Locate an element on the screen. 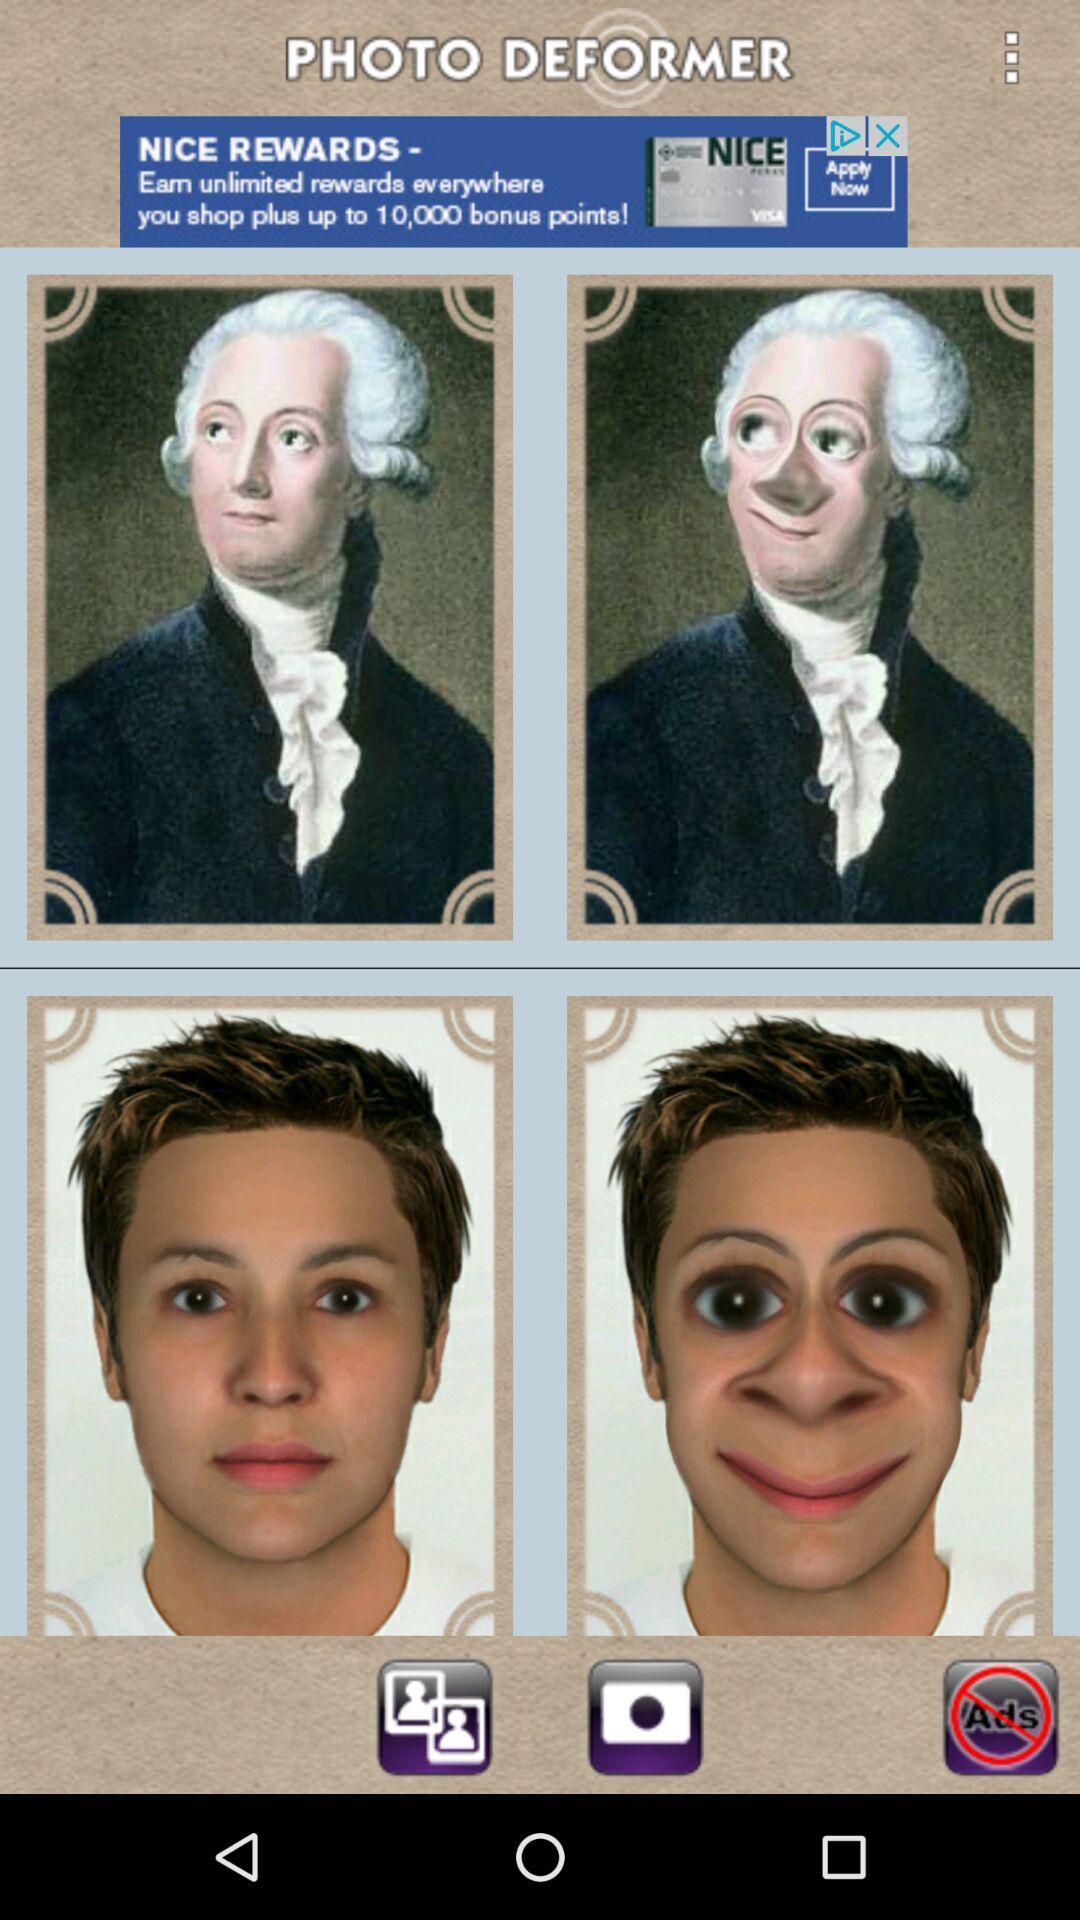 The image size is (1080, 1920). the follow icon is located at coordinates (433, 1835).